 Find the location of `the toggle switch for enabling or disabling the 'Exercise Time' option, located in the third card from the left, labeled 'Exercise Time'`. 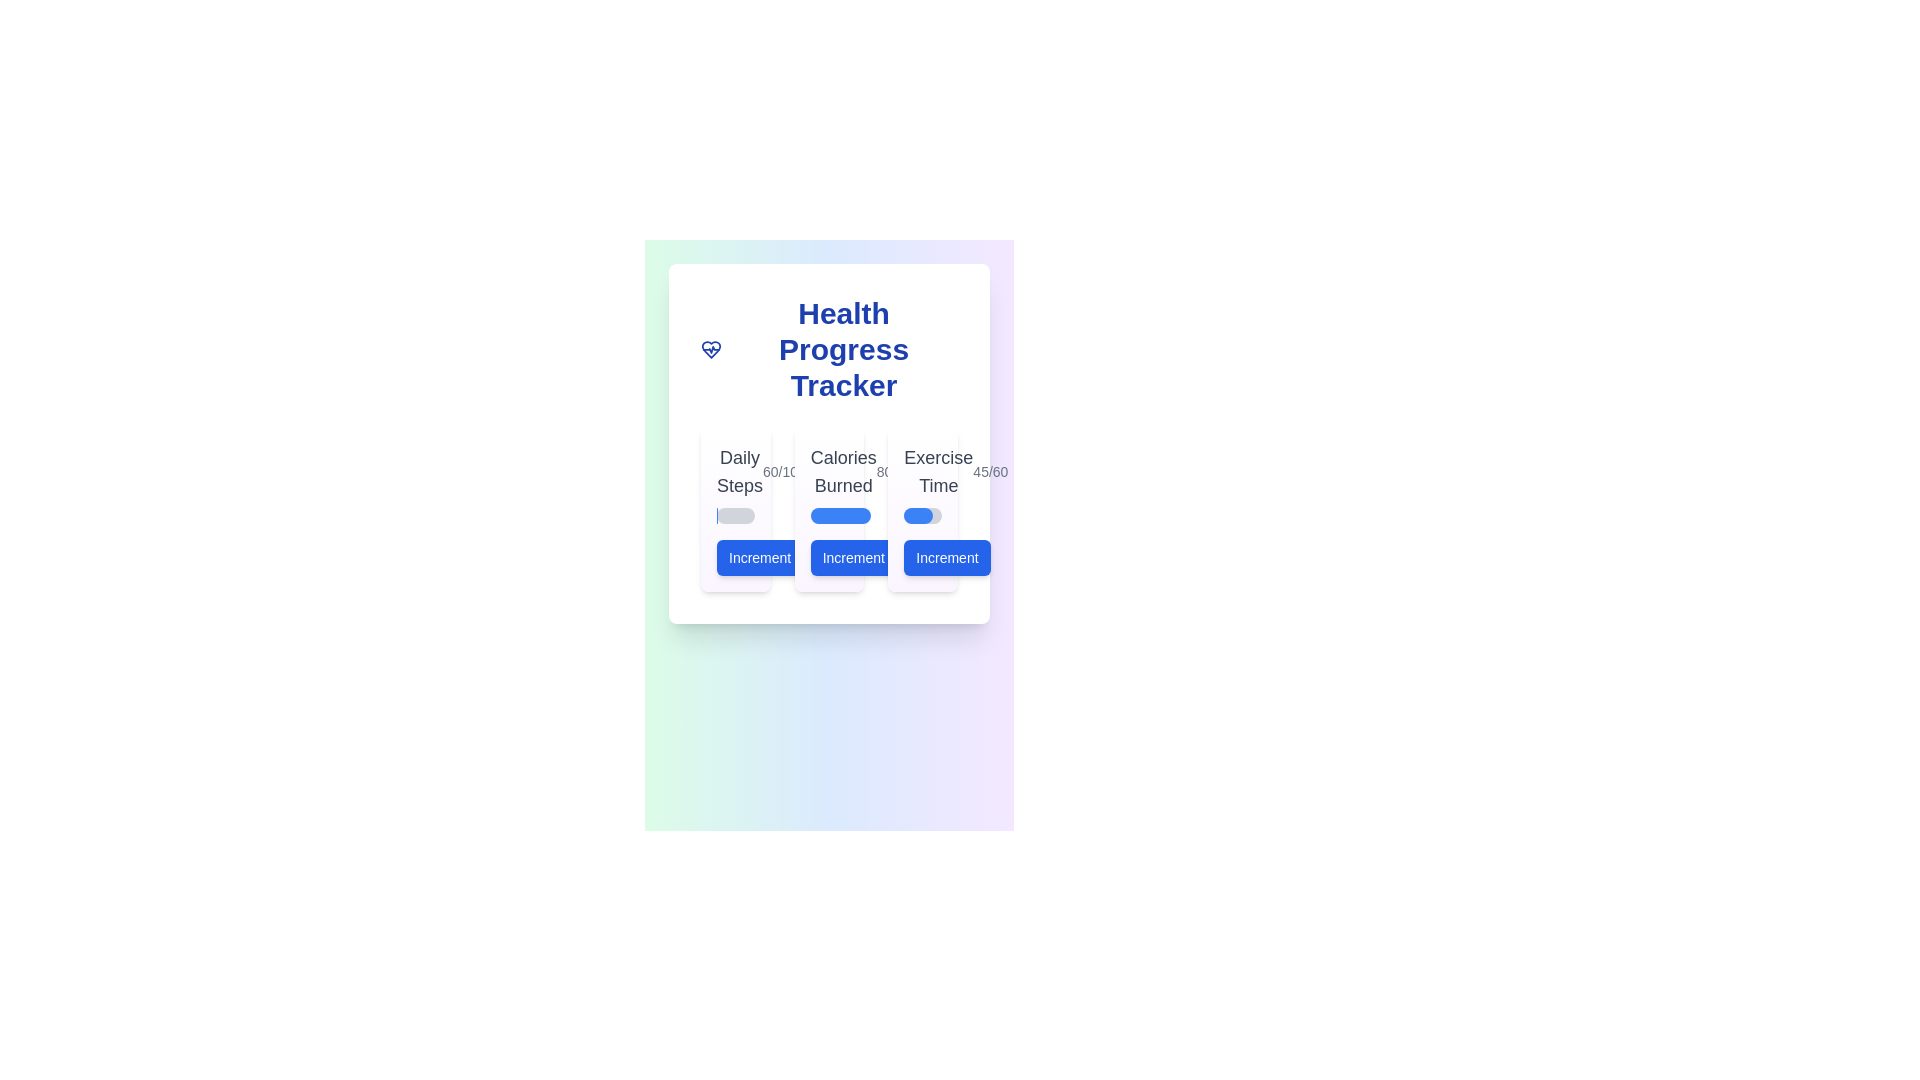

the toggle switch for enabling or disabling the 'Exercise Time' option, located in the third card from the left, labeled 'Exercise Time' is located at coordinates (921, 508).